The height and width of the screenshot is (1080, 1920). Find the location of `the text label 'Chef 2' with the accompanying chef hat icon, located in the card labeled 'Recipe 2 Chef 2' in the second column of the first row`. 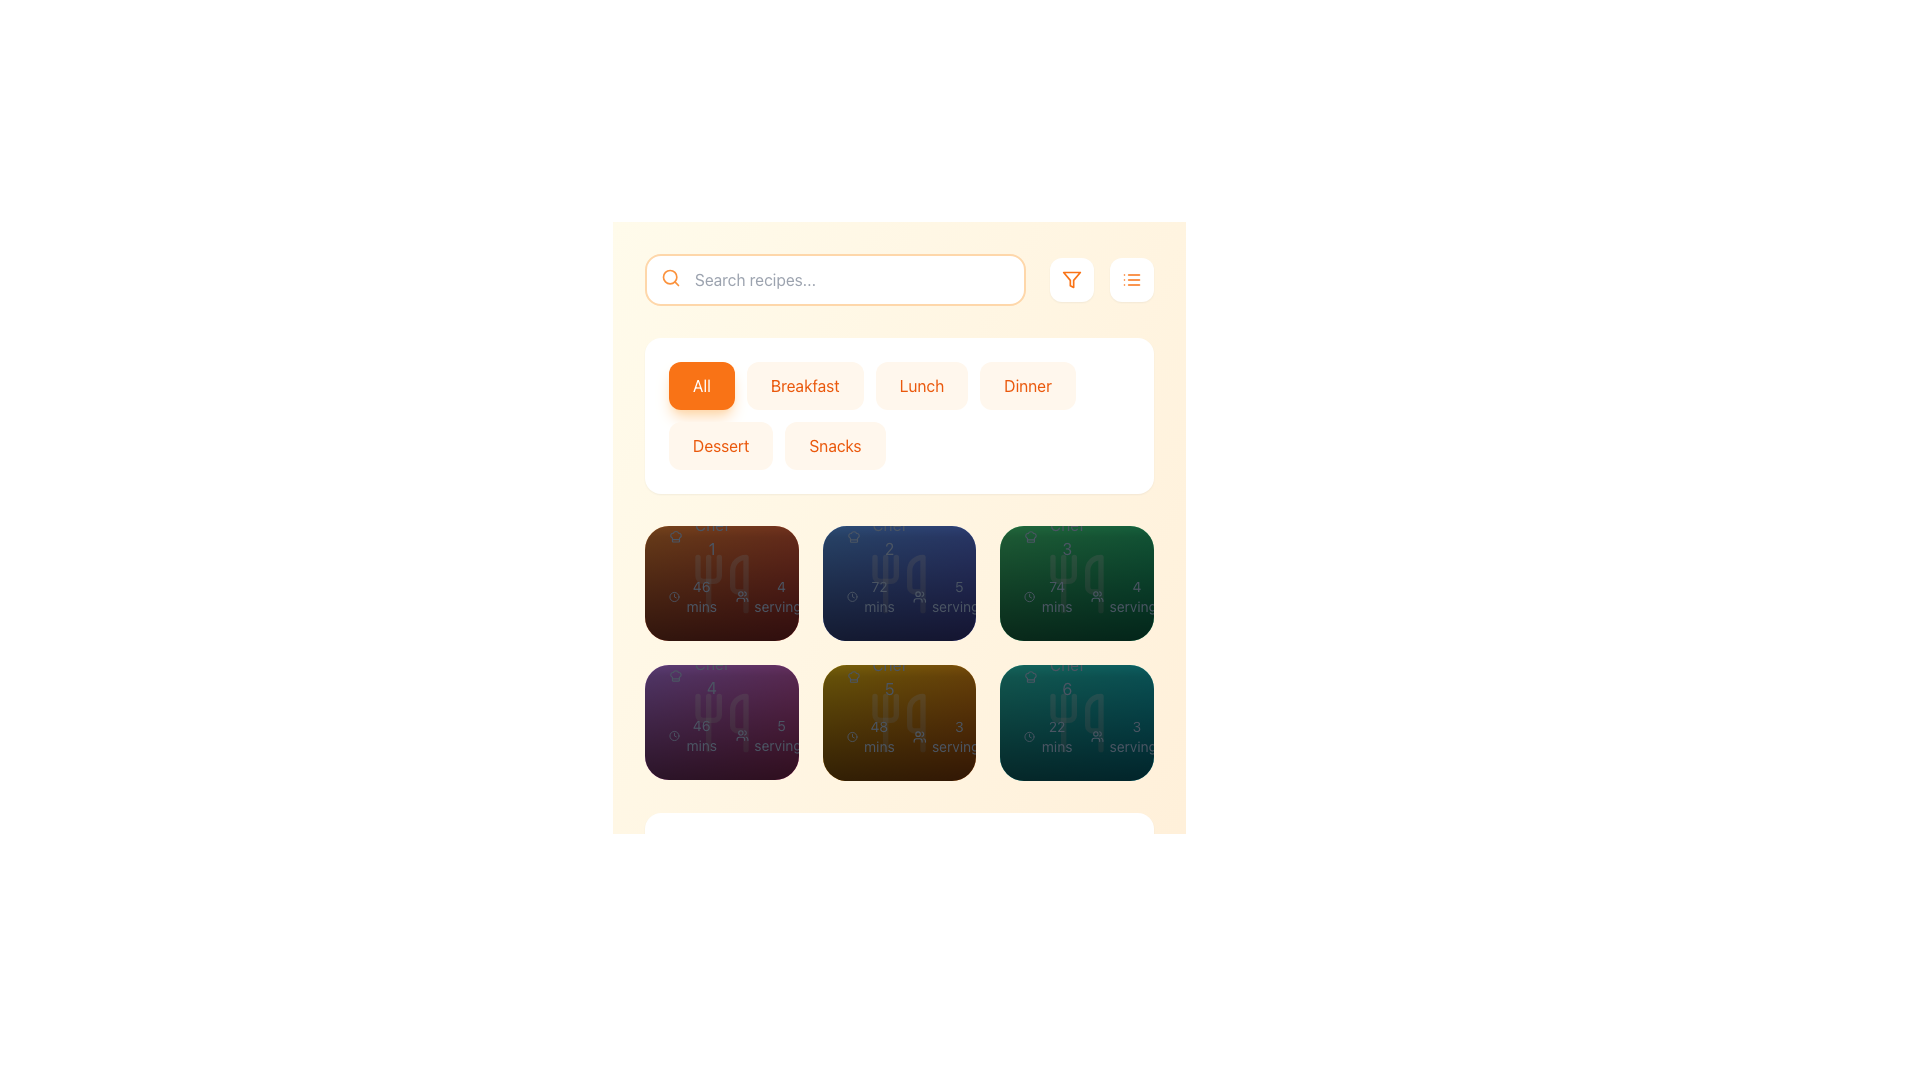

the text label 'Chef 2' with the accompanying chef hat icon, located in the card labeled 'Recipe 2 Chef 2' in the second column of the first row is located at coordinates (878, 536).